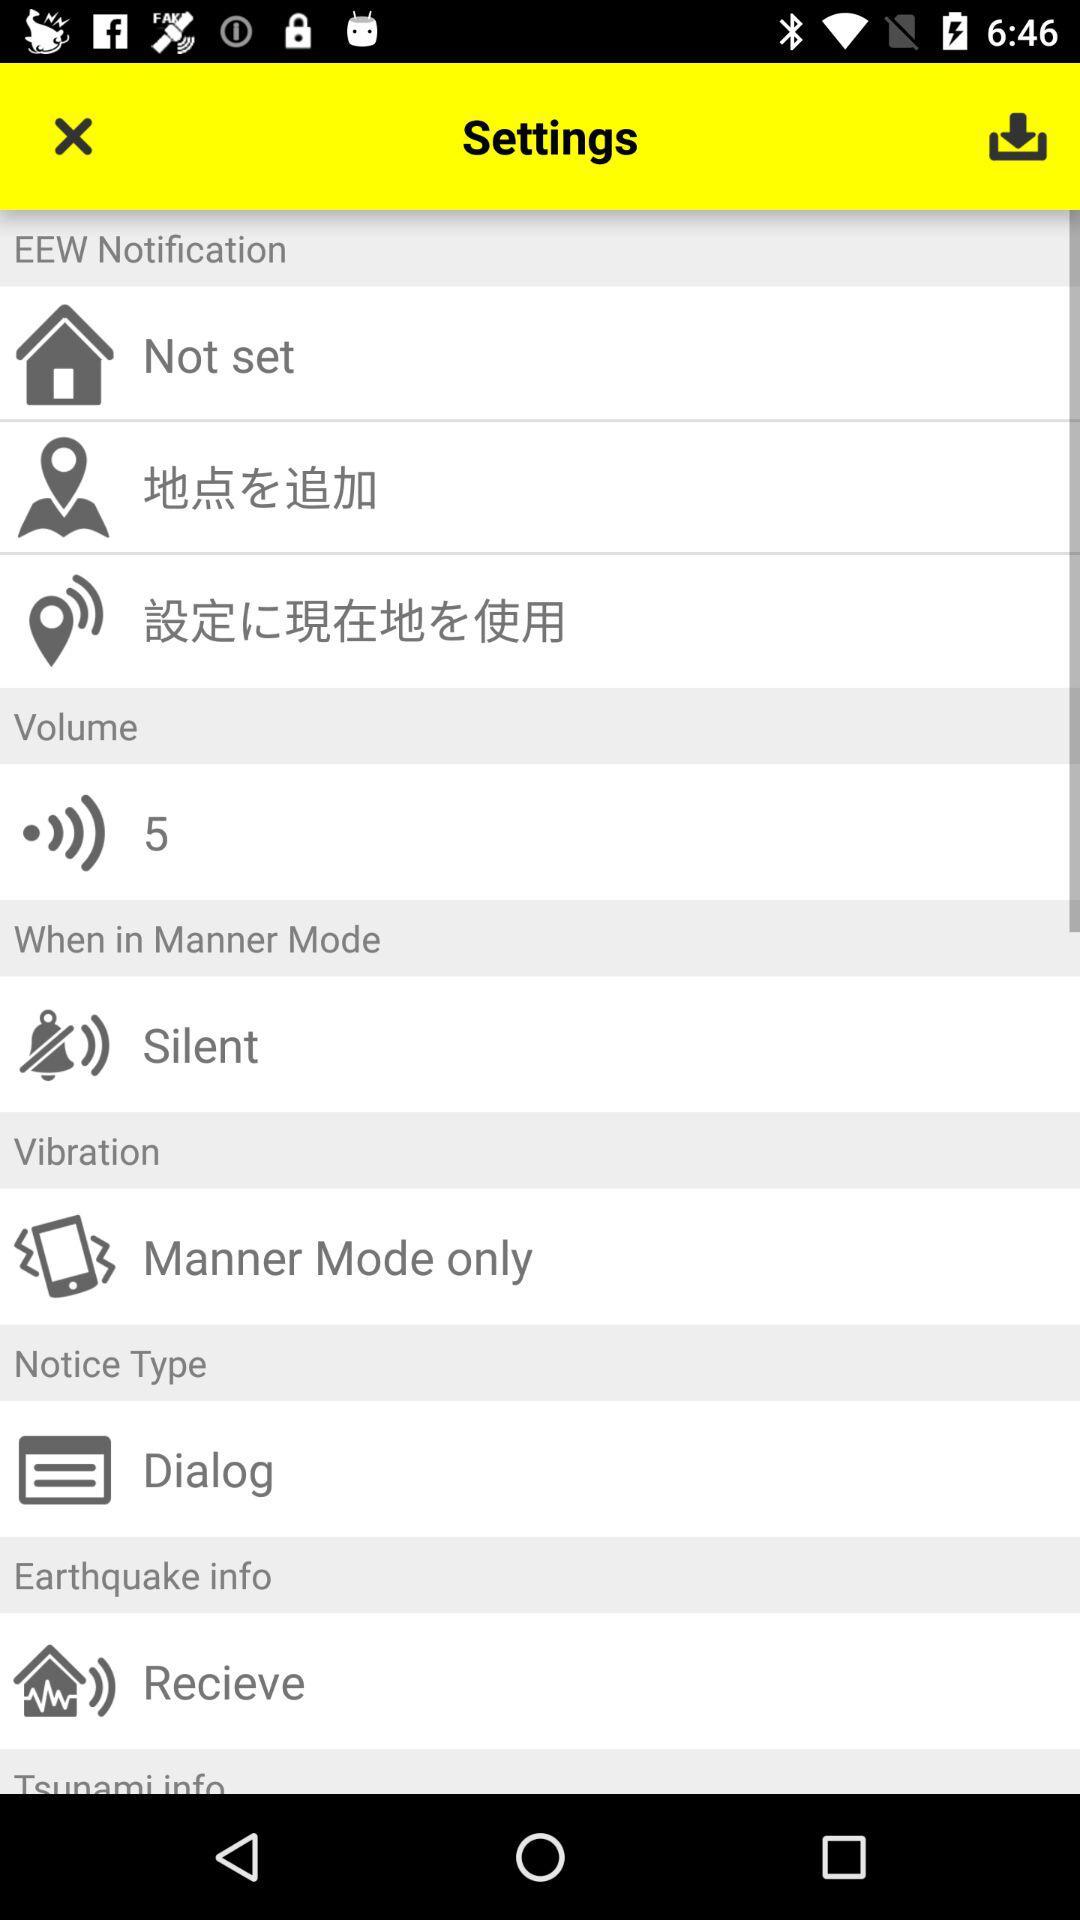 Image resolution: width=1080 pixels, height=1920 pixels. I want to click on the icon below when in manner, so click(603, 1043).